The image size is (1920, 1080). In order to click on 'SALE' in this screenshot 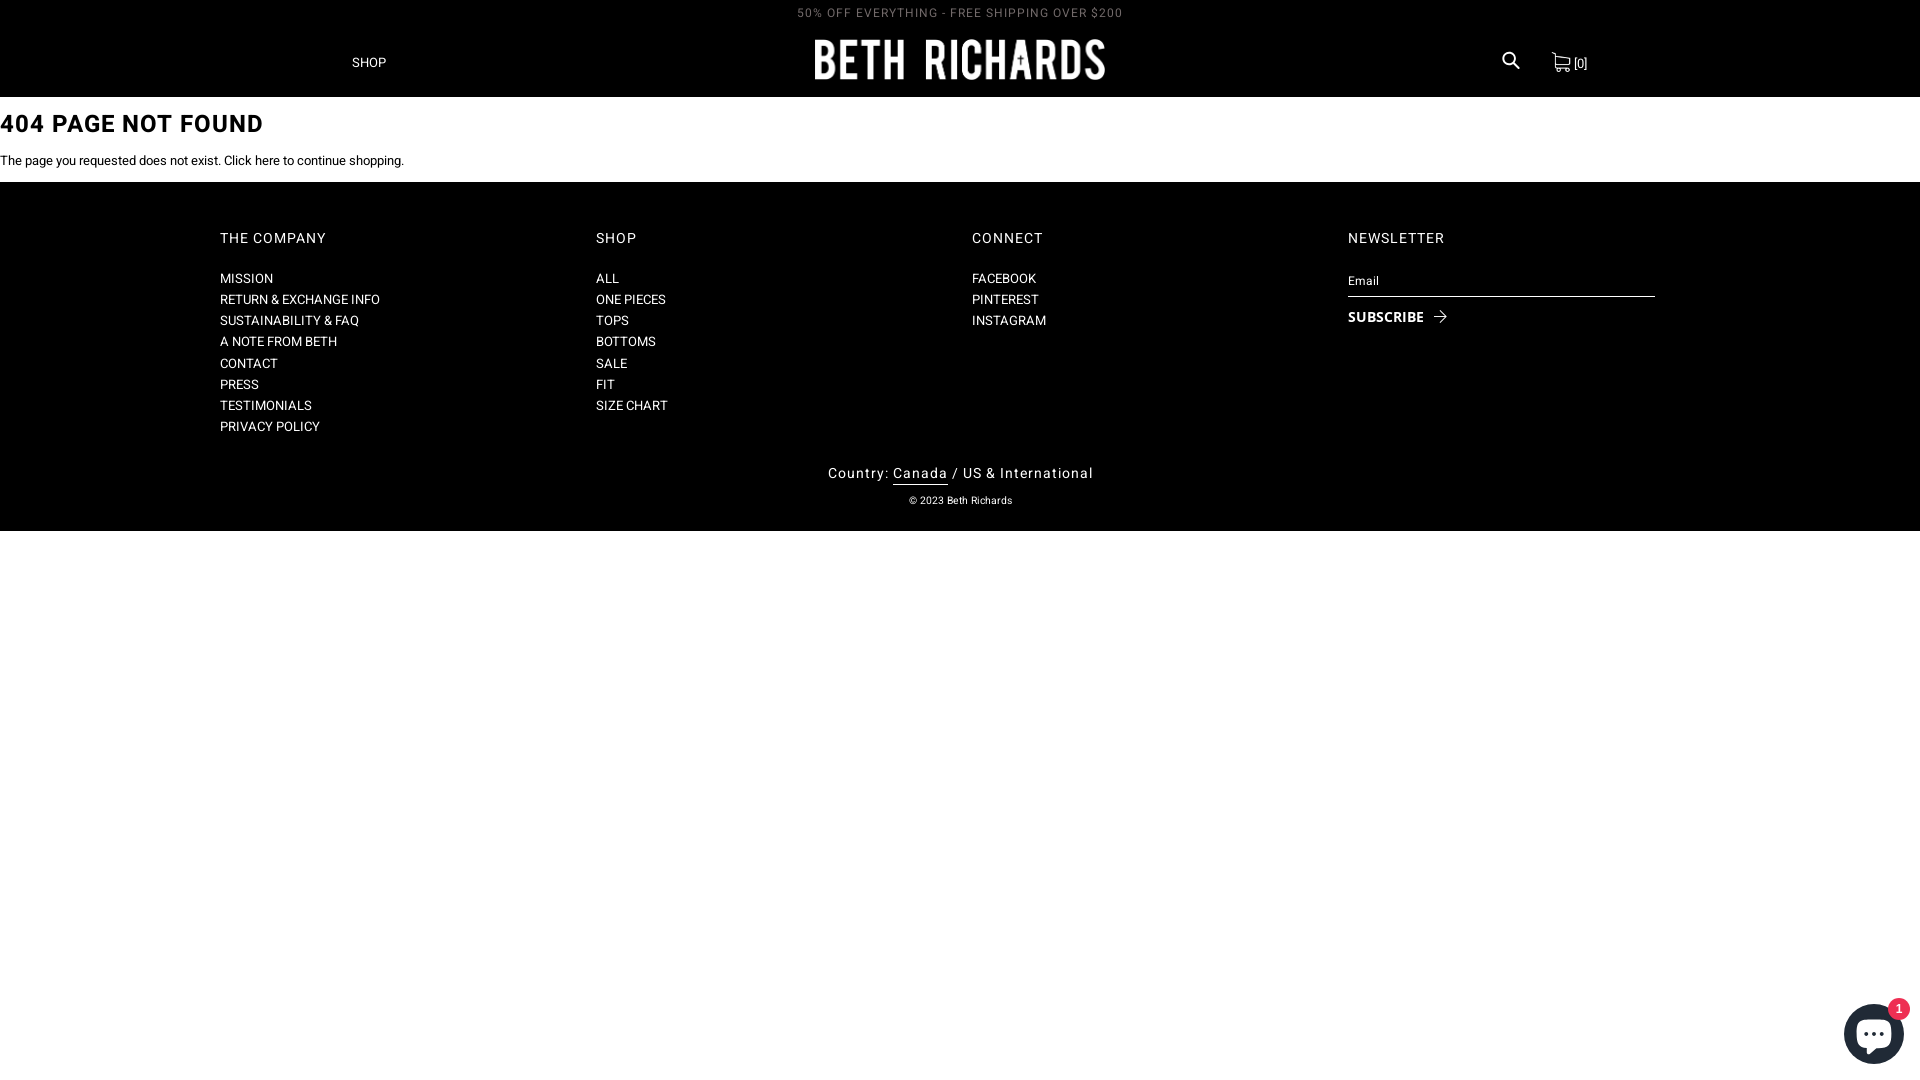, I will do `click(594, 363)`.